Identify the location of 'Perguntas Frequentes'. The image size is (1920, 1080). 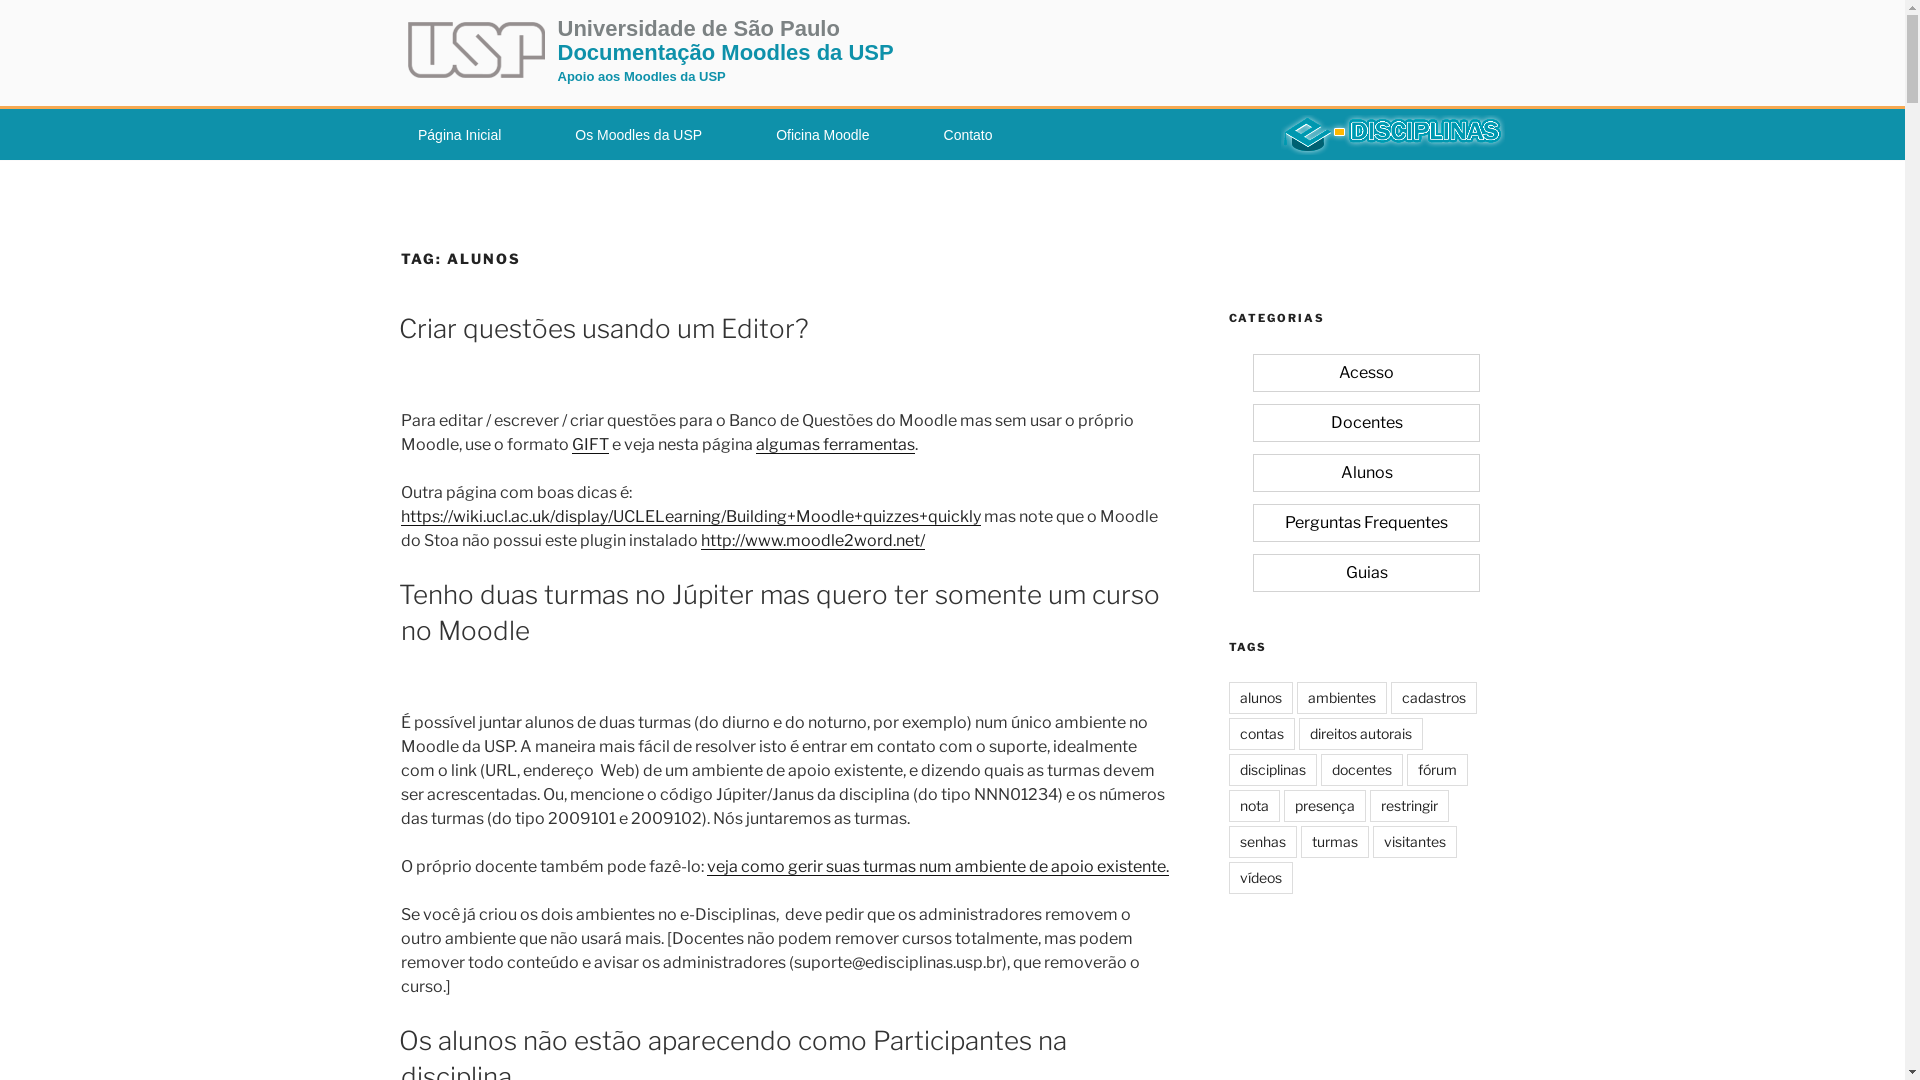
(1365, 521).